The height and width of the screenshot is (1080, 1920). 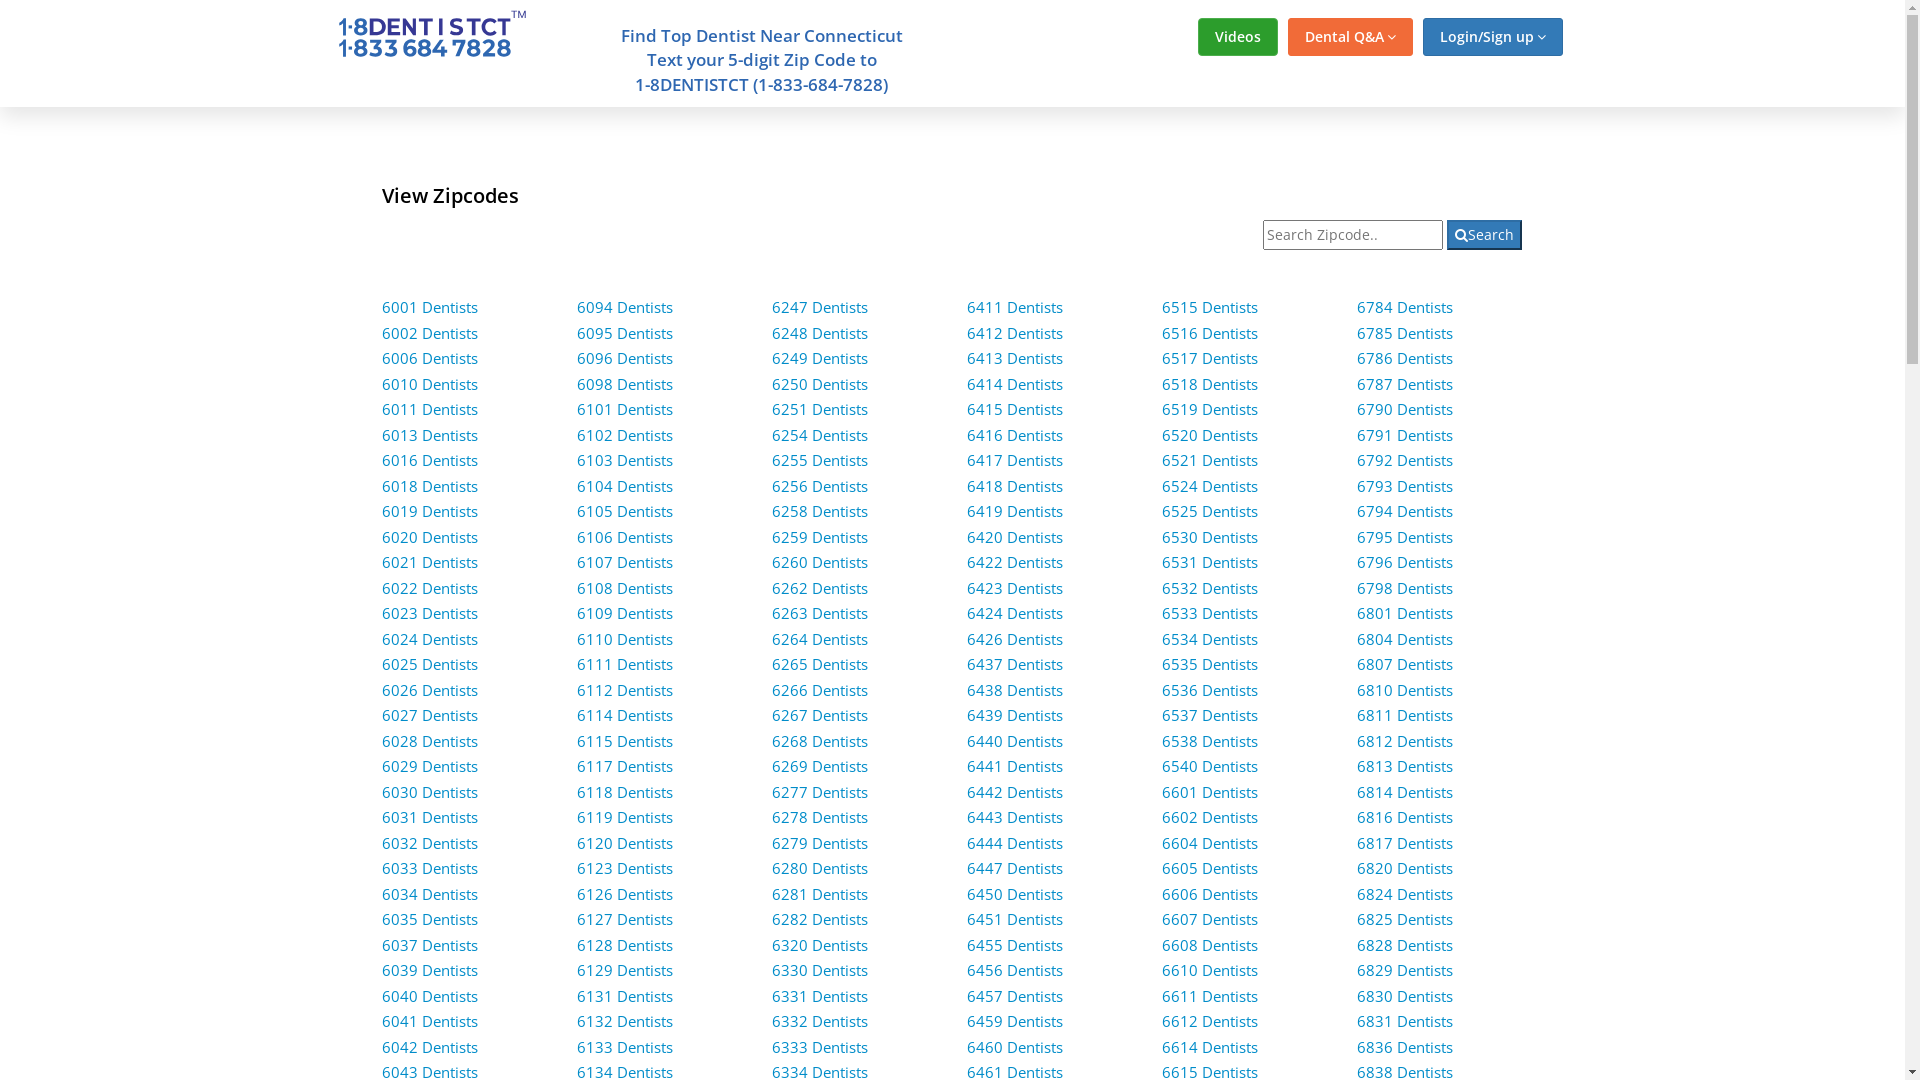 I want to click on '6127 Dentists', so click(x=623, y=918).